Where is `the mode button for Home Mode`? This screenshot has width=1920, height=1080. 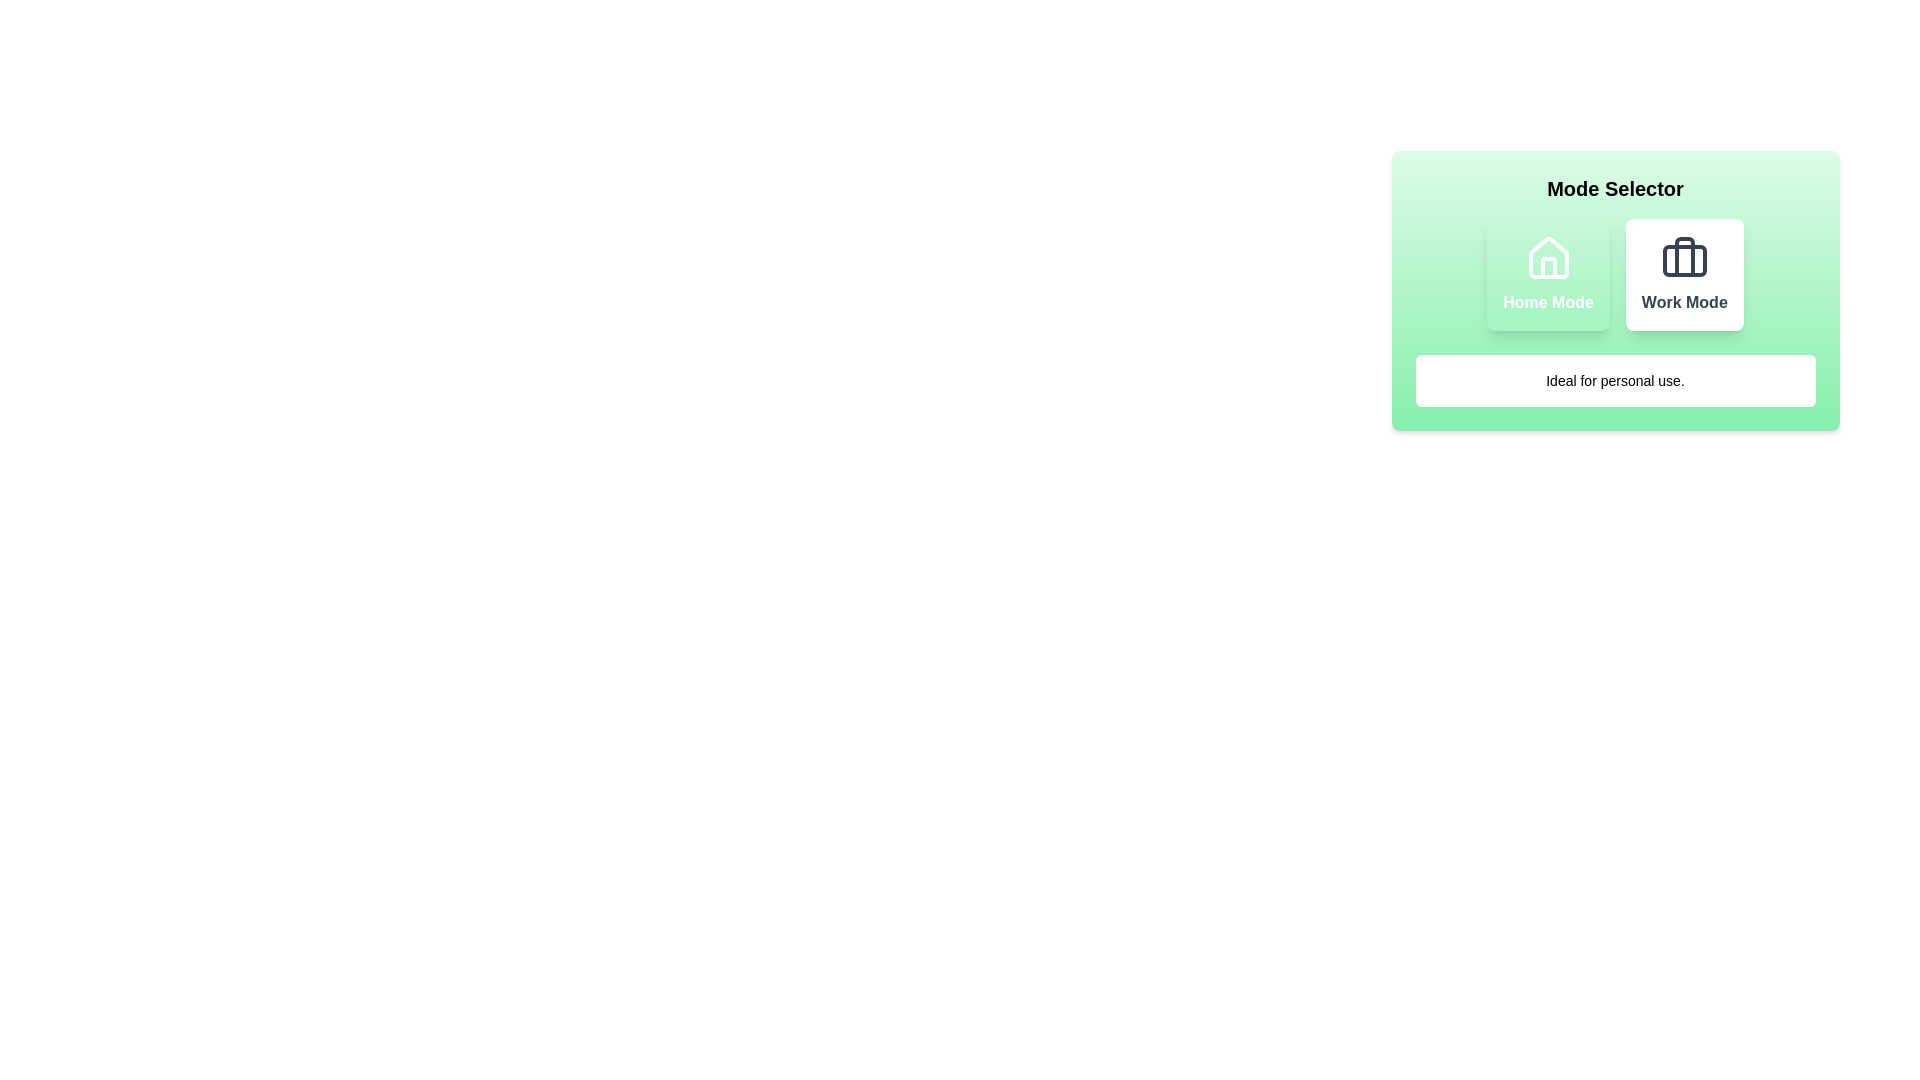
the mode button for Home Mode is located at coordinates (1547, 274).